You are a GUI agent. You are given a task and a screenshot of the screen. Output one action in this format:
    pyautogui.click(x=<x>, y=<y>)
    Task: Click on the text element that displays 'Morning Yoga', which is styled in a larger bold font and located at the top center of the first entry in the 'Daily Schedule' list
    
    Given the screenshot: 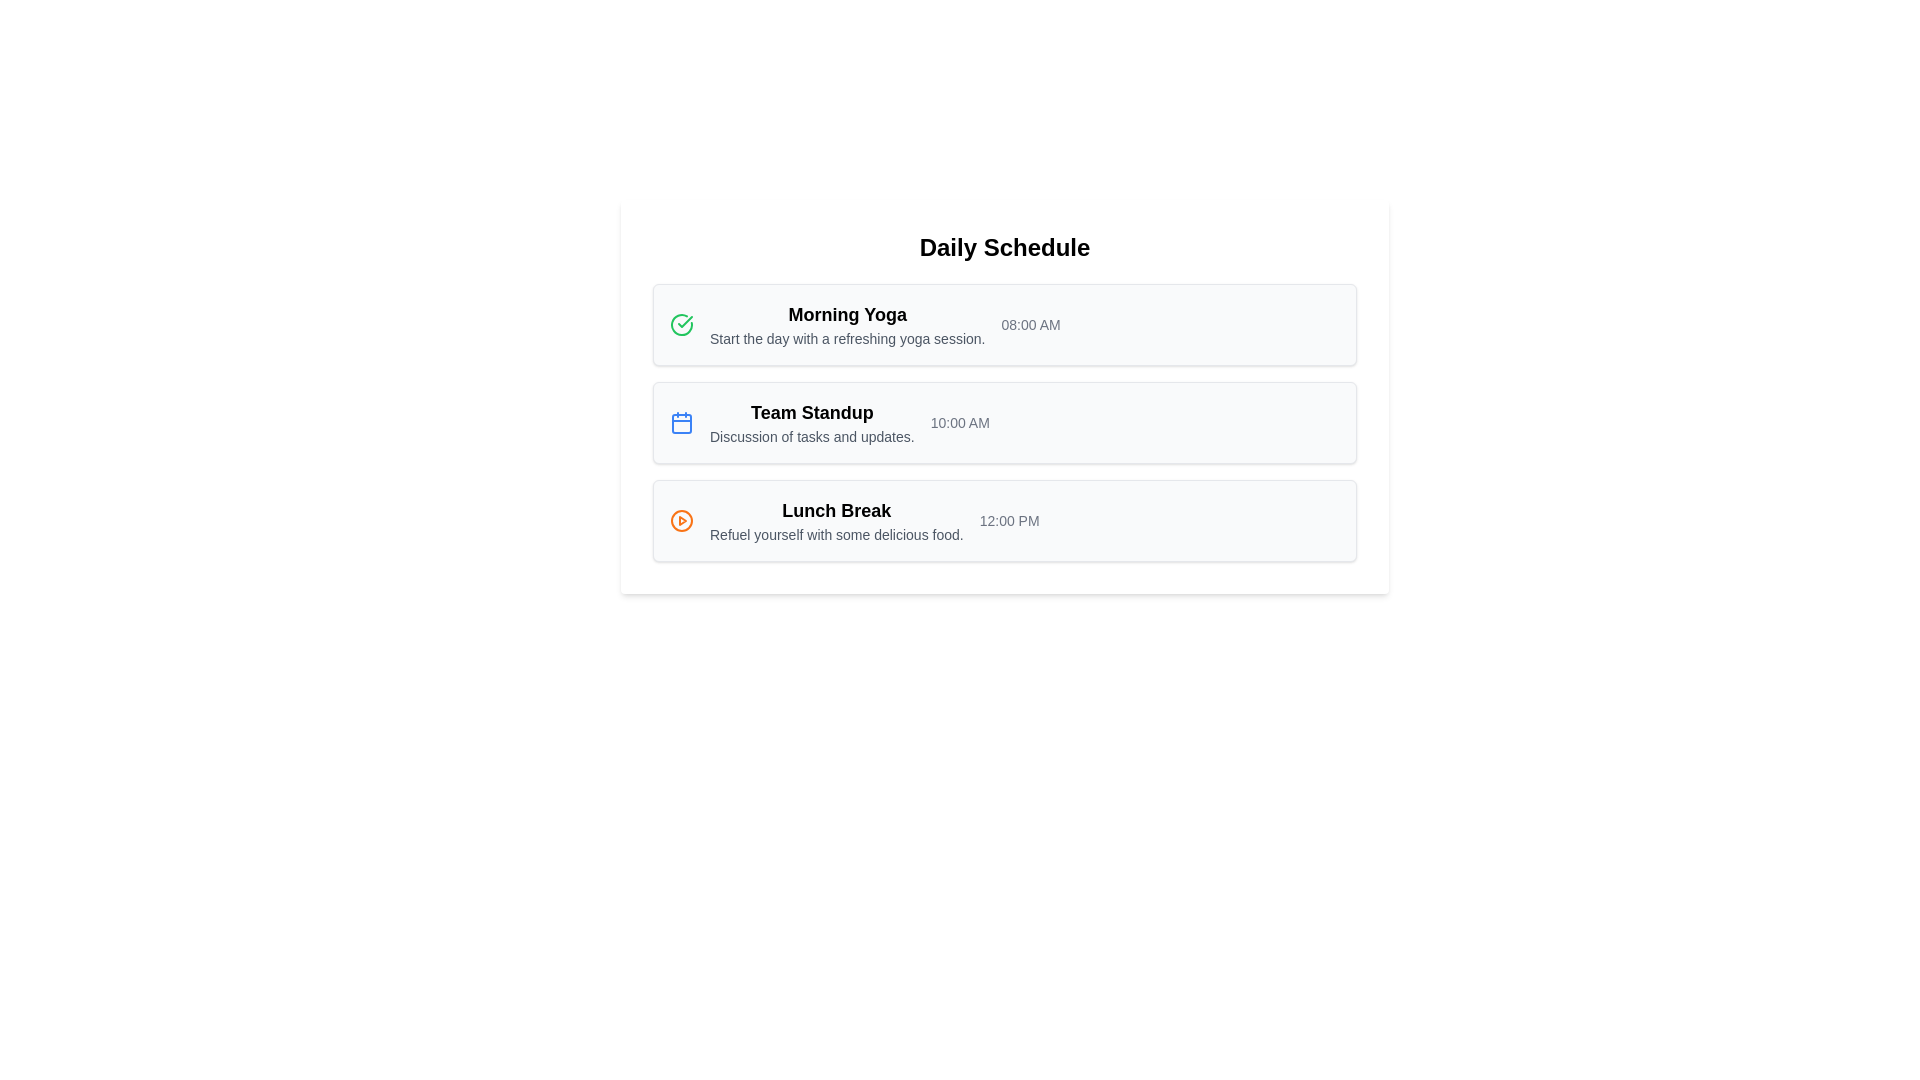 What is the action you would take?
    pyautogui.click(x=847, y=315)
    